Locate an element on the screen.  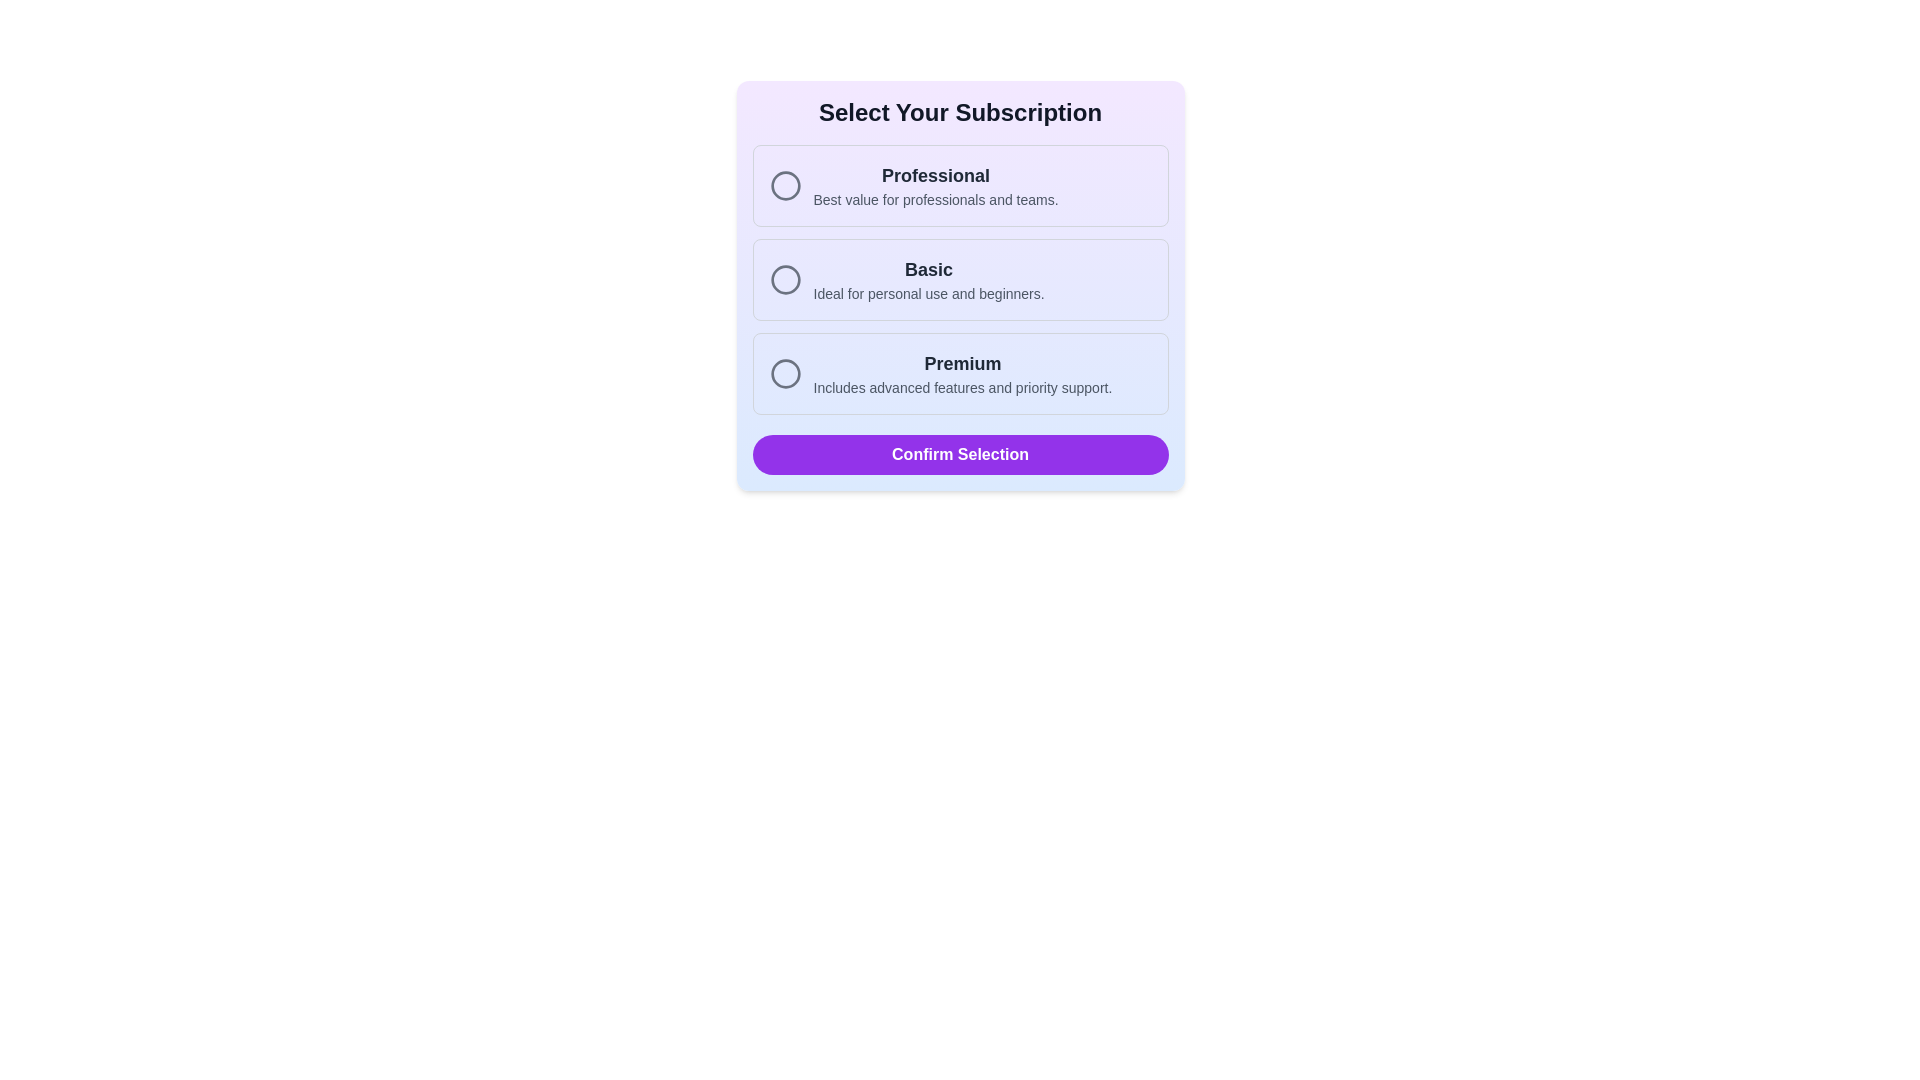
information from the 'Basic' subscription plan text block, which is the second option in the subscription plans list, located between 'Professional' and 'Premium' is located at coordinates (928, 280).